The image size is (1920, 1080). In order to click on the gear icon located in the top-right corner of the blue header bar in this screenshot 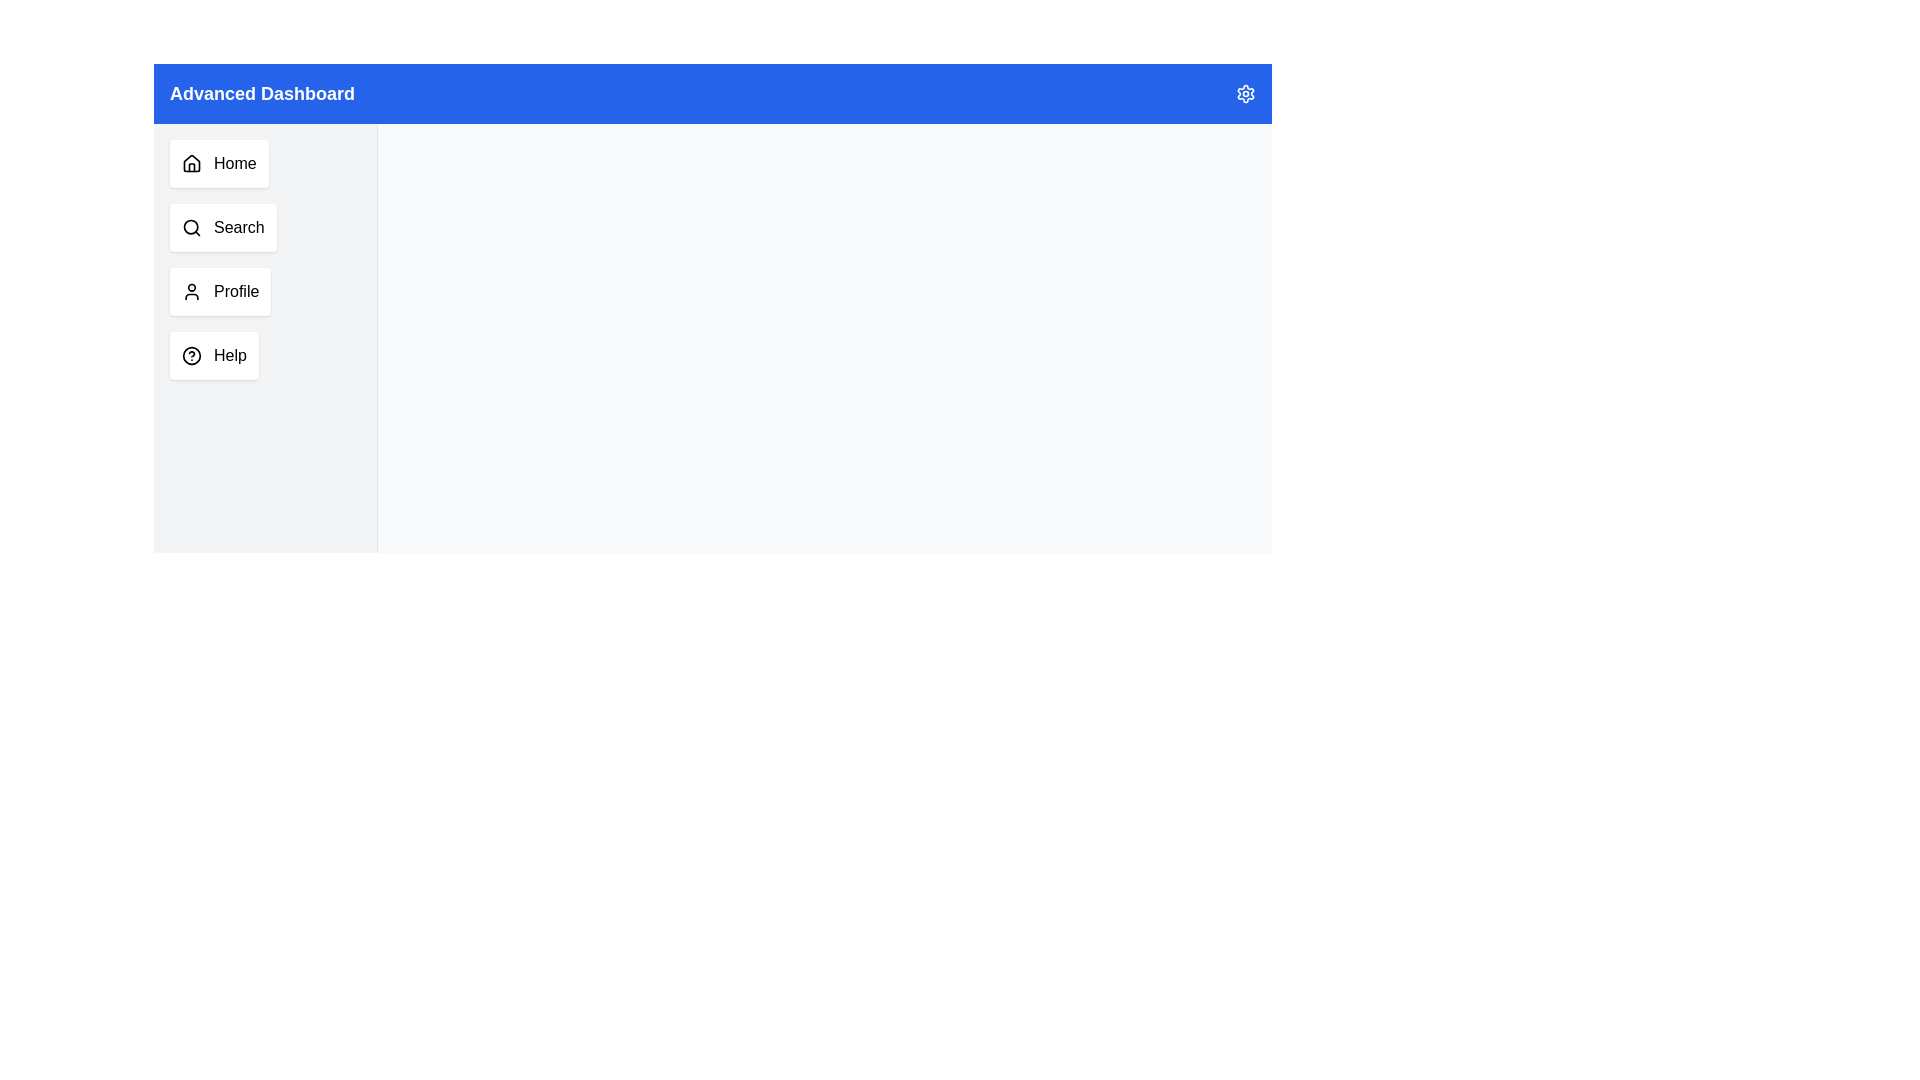, I will do `click(1245, 93)`.